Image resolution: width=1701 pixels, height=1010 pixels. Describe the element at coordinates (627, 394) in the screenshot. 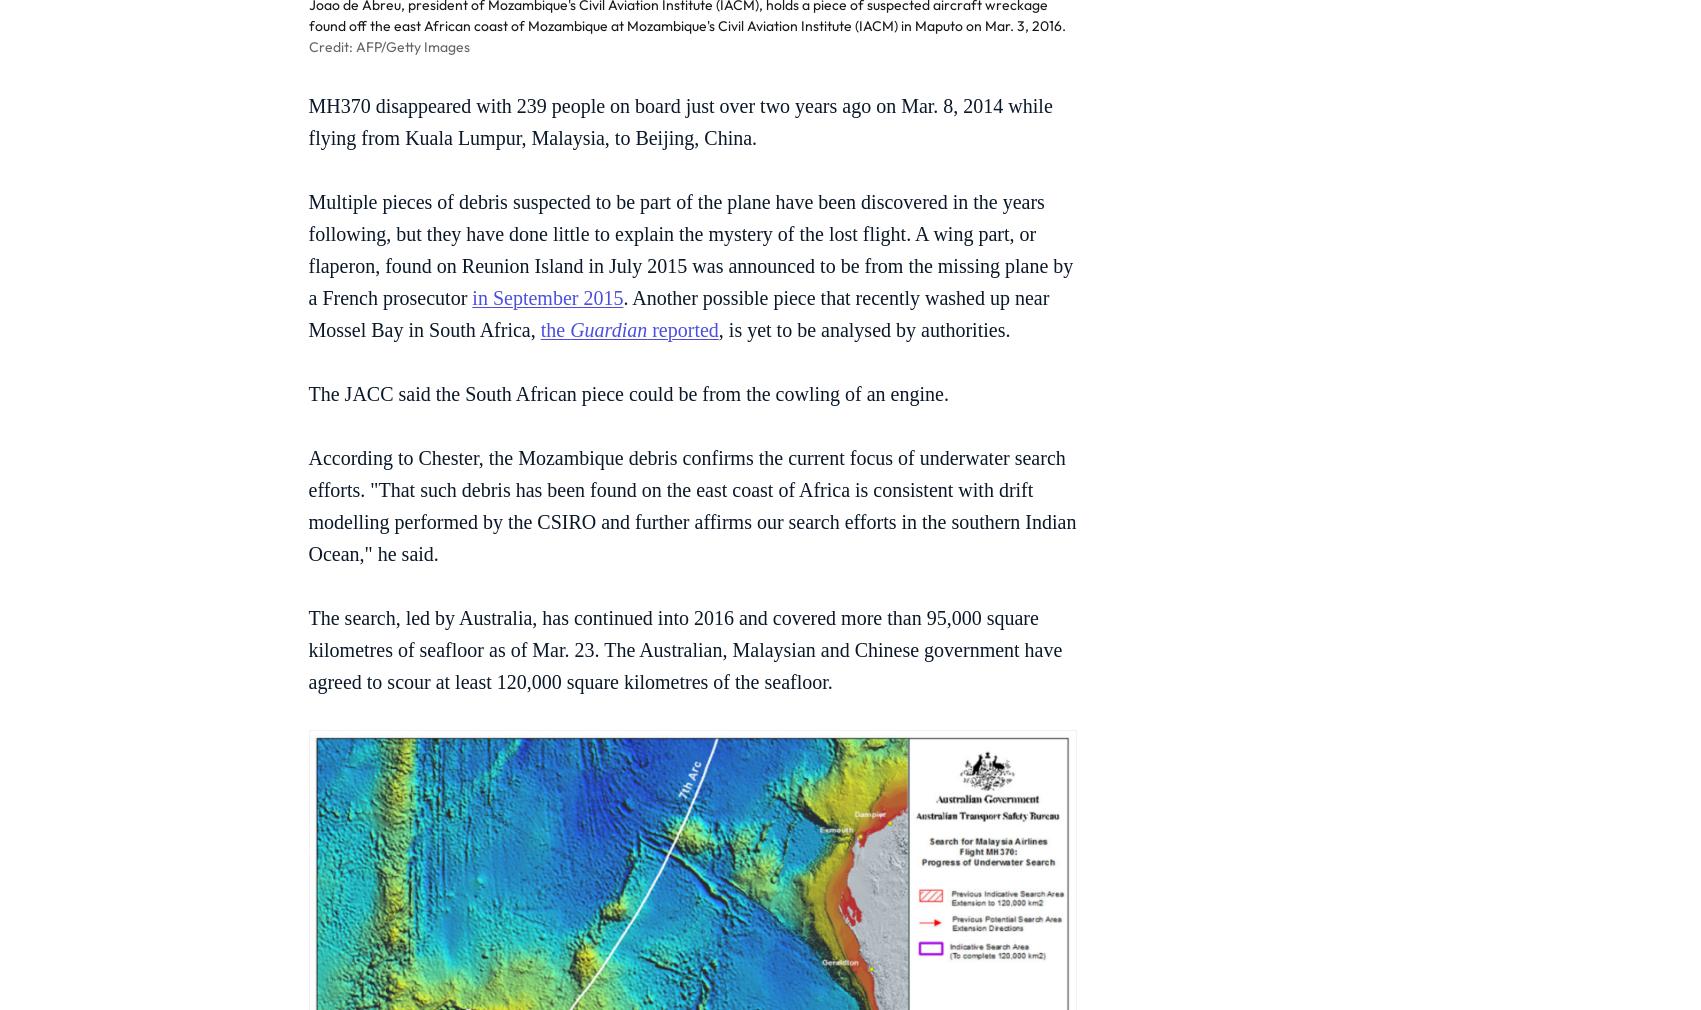

I see `'The JACC said the South African piece could be from the cowling of an engine.'` at that location.